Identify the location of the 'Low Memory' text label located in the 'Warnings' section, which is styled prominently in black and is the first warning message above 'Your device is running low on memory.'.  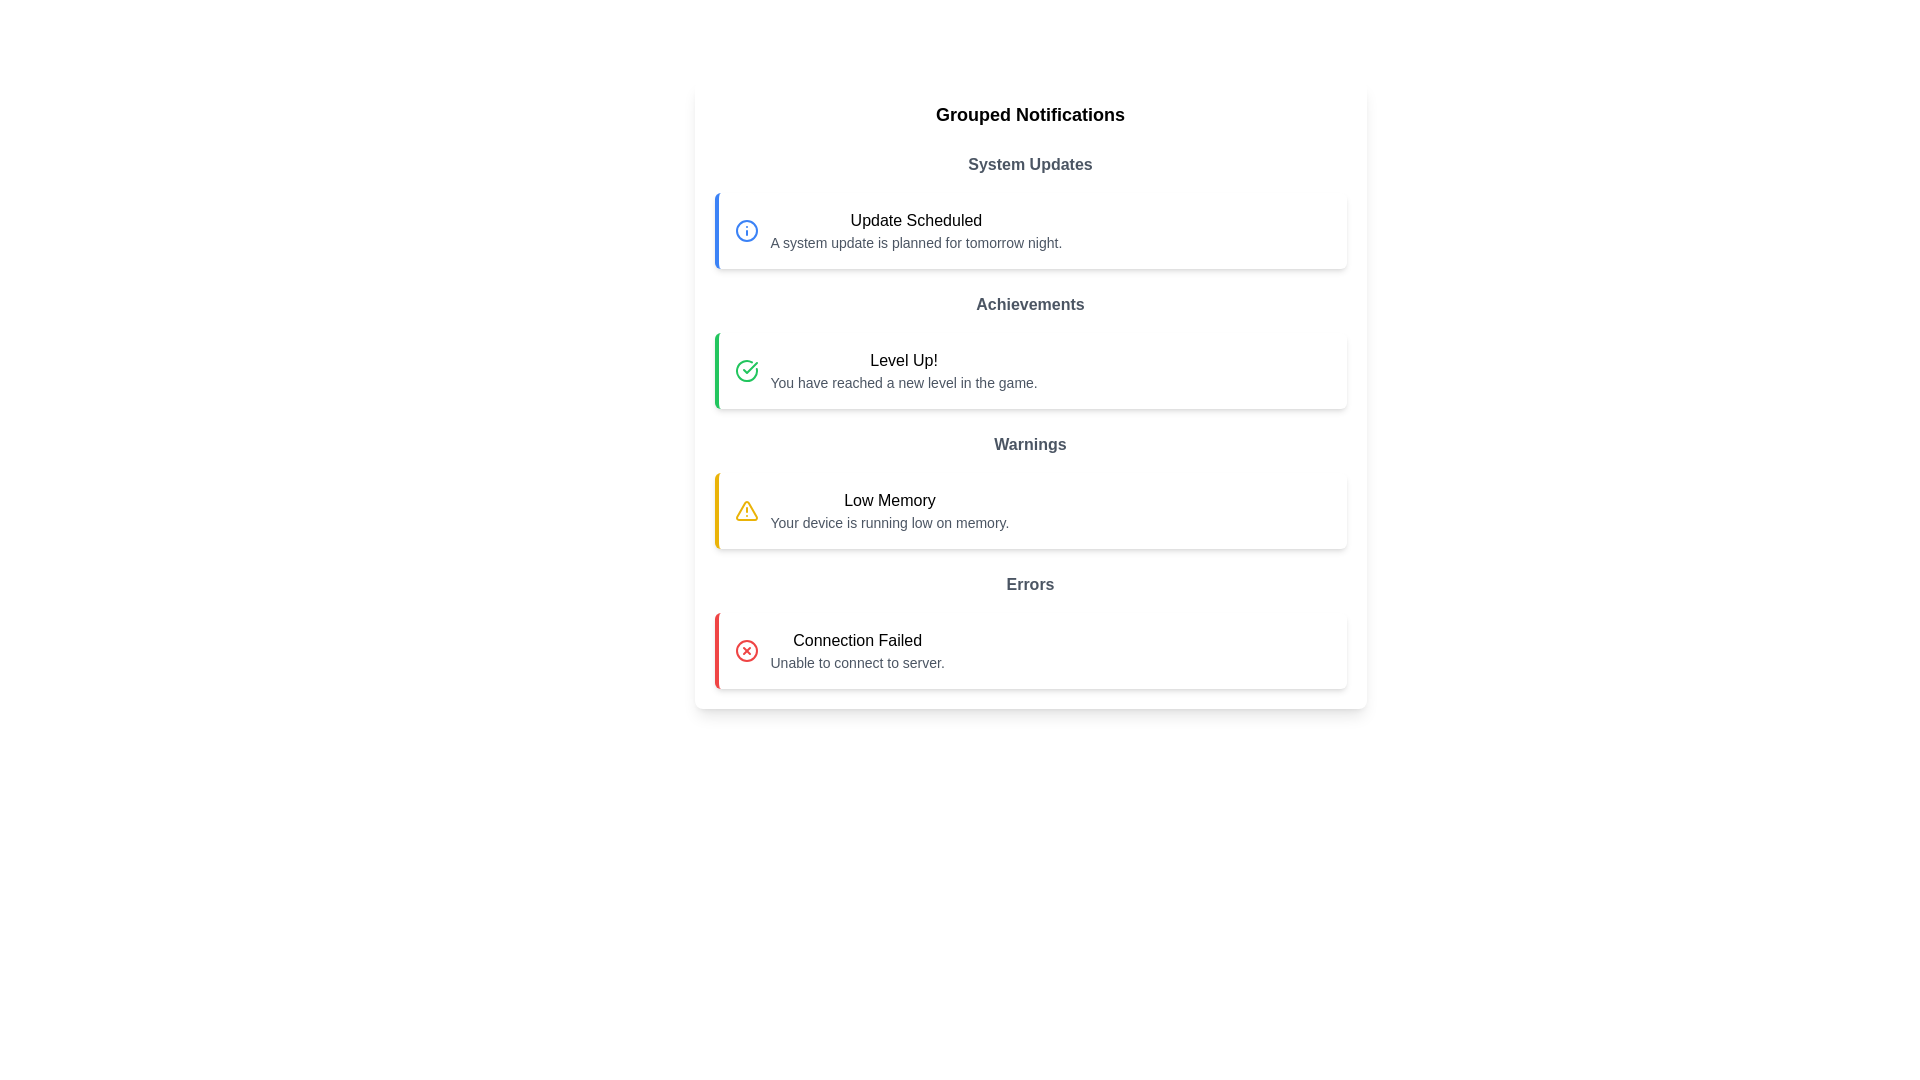
(888, 500).